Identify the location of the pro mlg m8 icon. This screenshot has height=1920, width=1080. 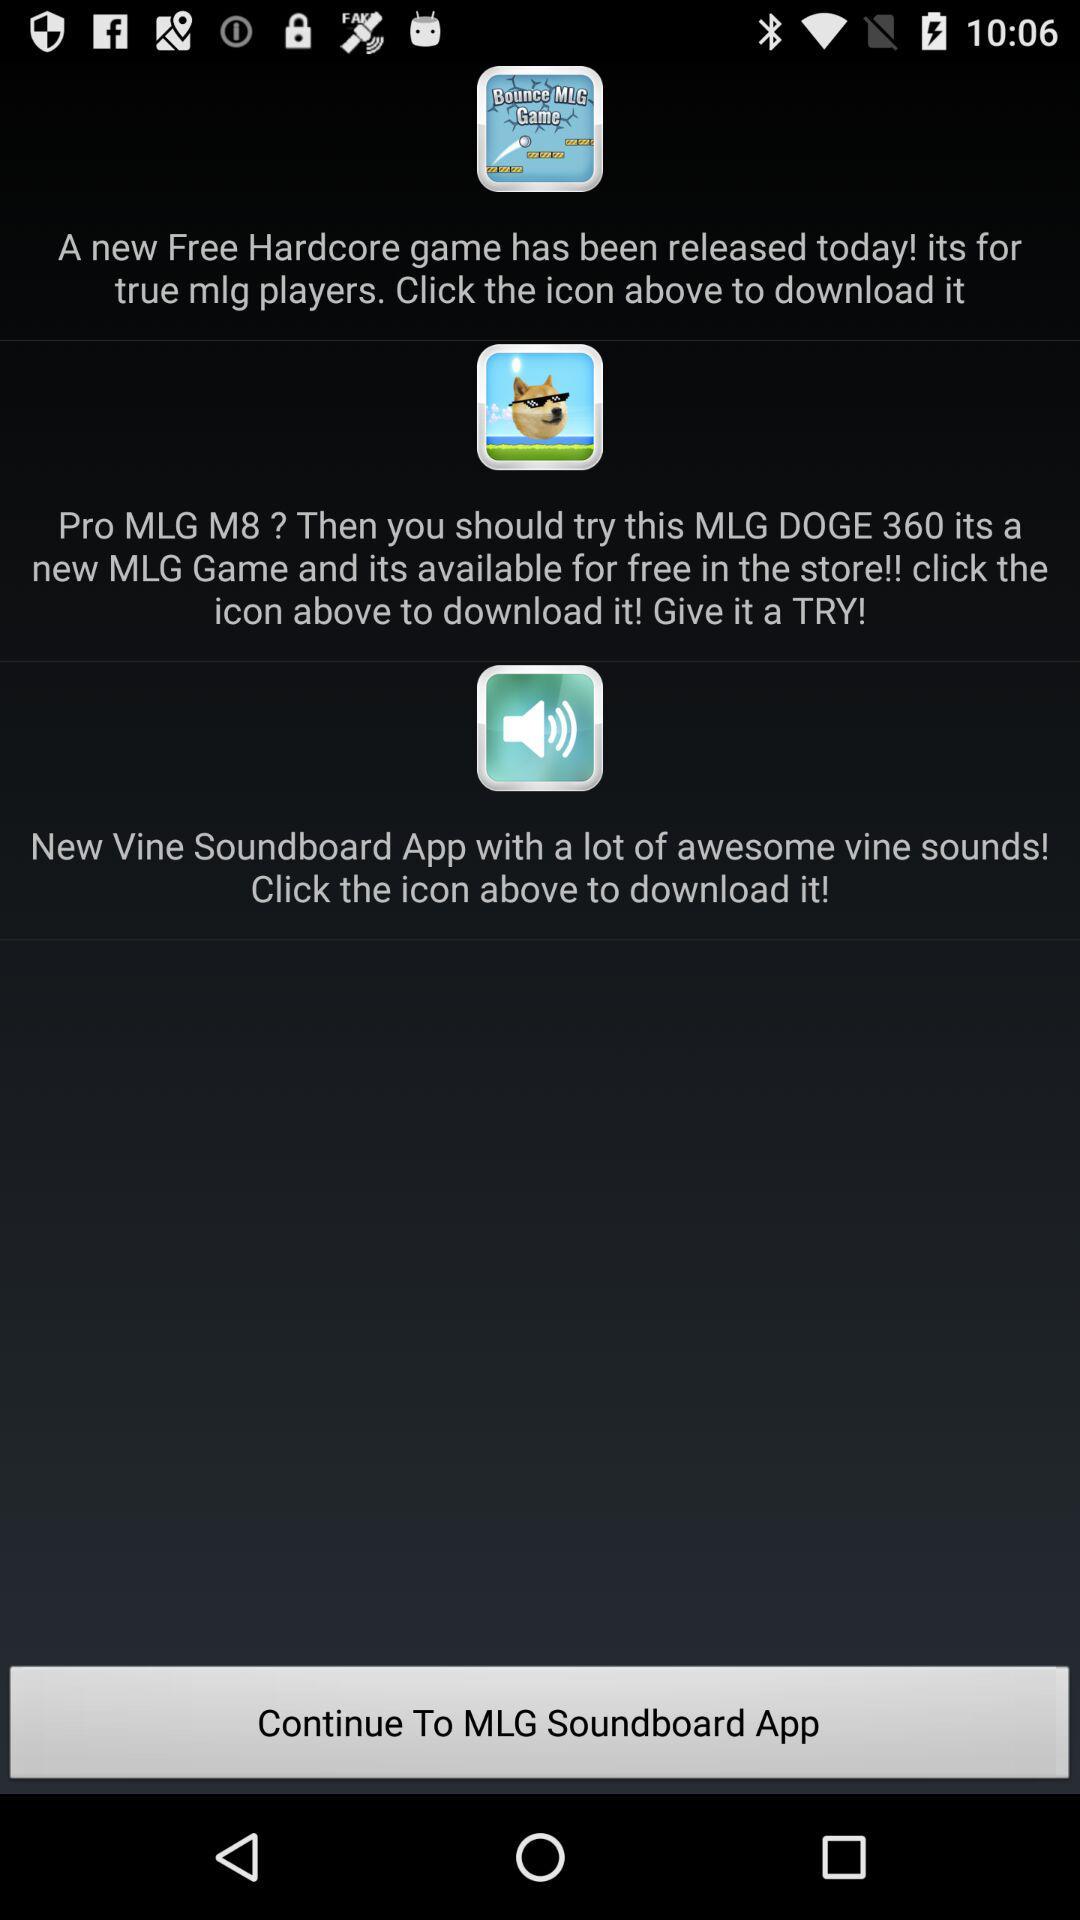
(540, 565).